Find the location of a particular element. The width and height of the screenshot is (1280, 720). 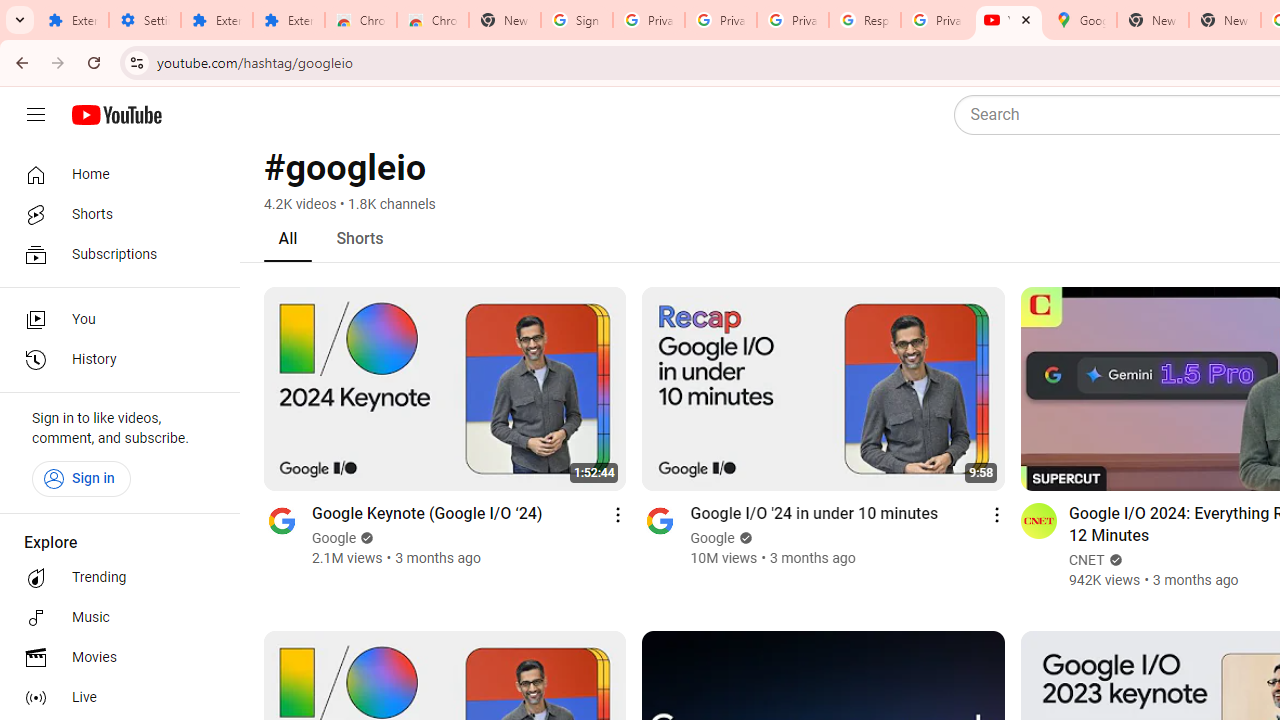

'Music' is located at coordinates (112, 617).